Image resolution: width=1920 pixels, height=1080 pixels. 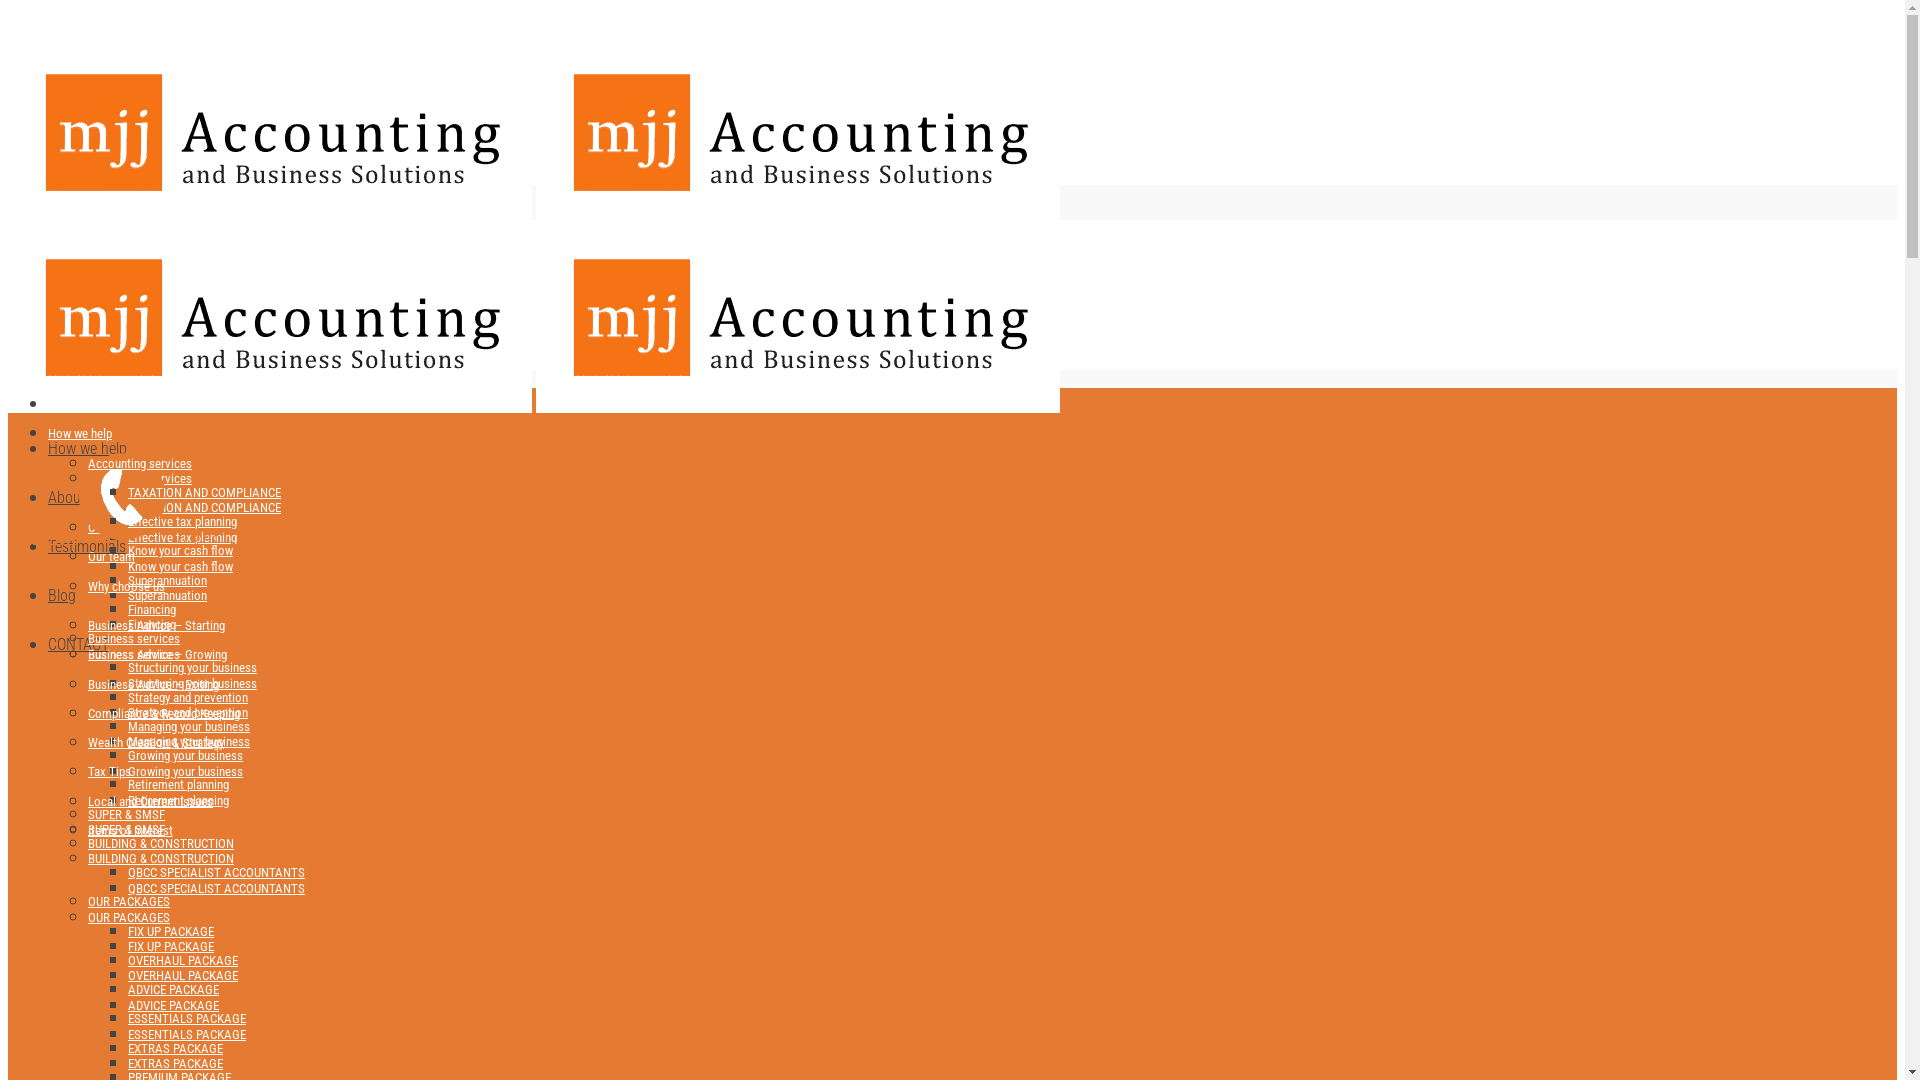 I want to click on 'OVERHAUL PACKAGE', so click(x=182, y=974).